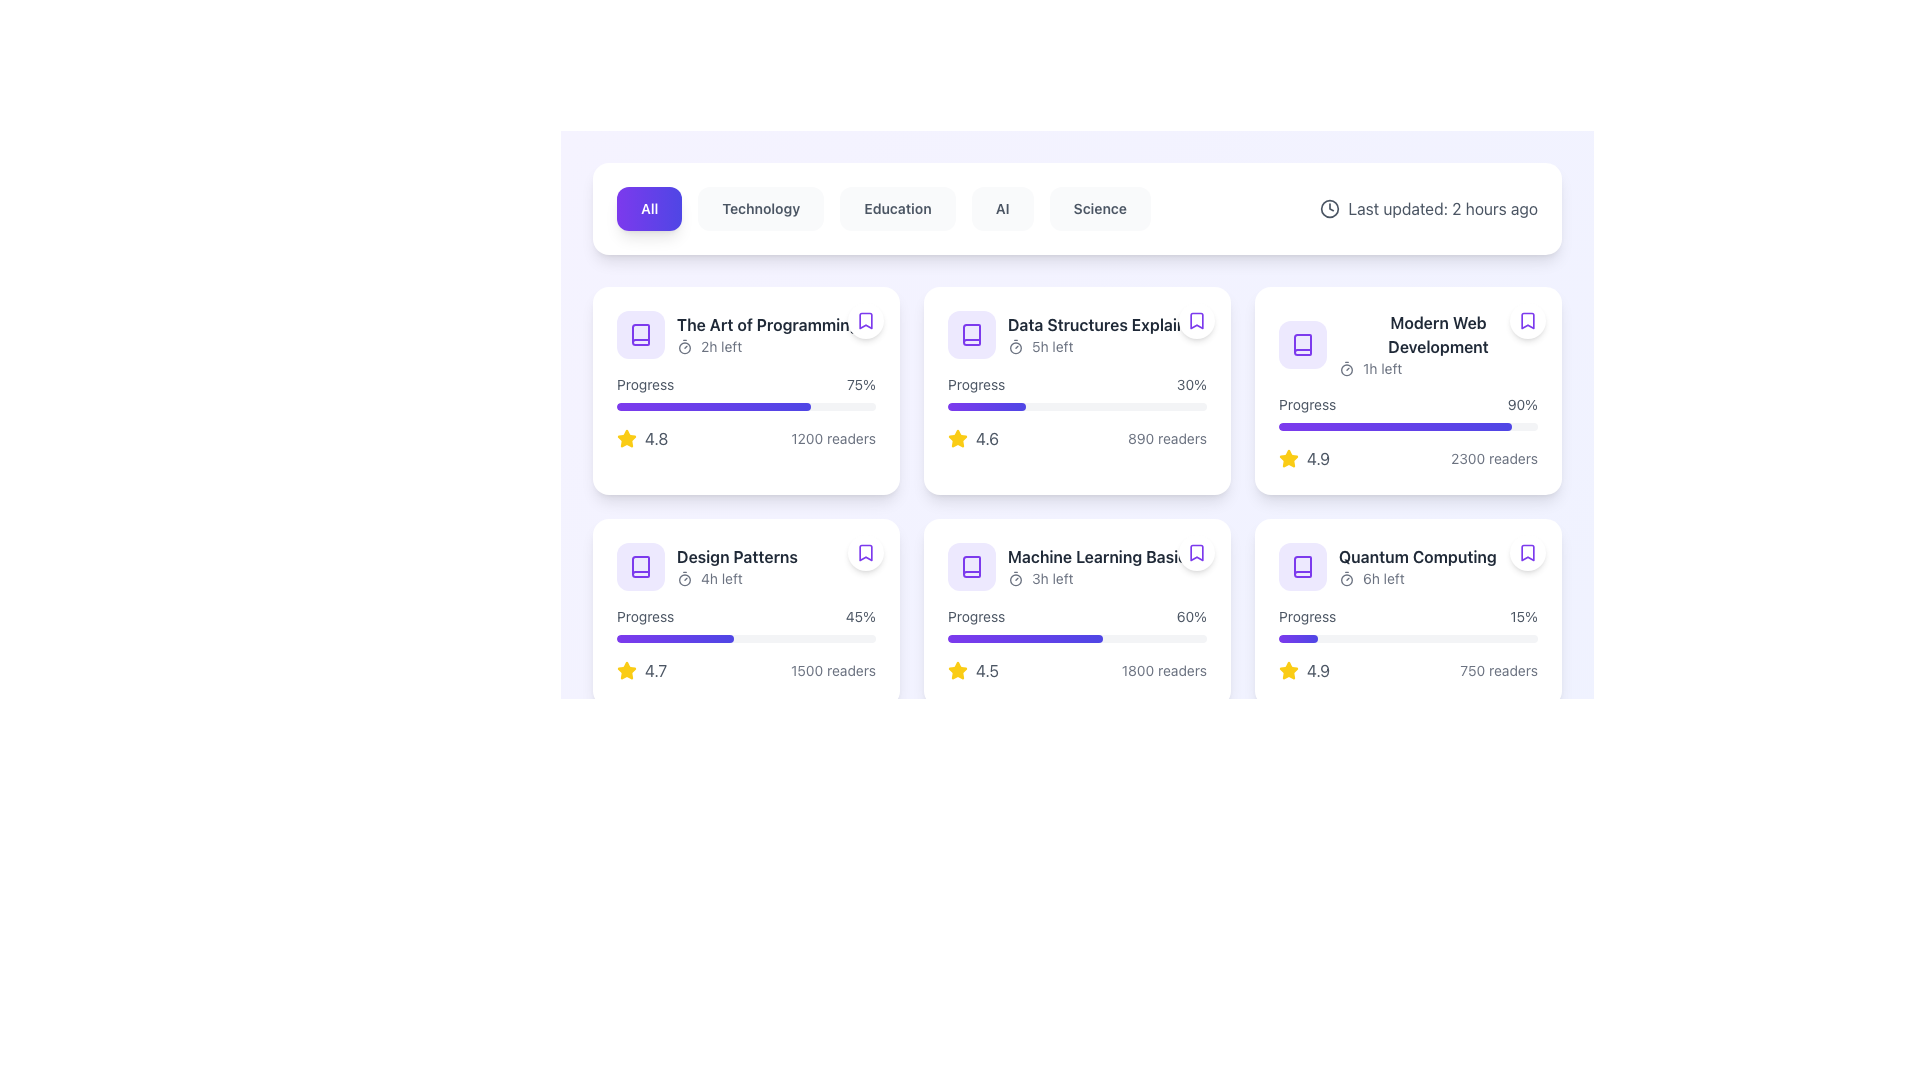 Image resolution: width=1920 pixels, height=1080 pixels. I want to click on the static text label displaying '30% progress' that is located at the top-right area of the card, following the text 'Progress', so click(1191, 385).